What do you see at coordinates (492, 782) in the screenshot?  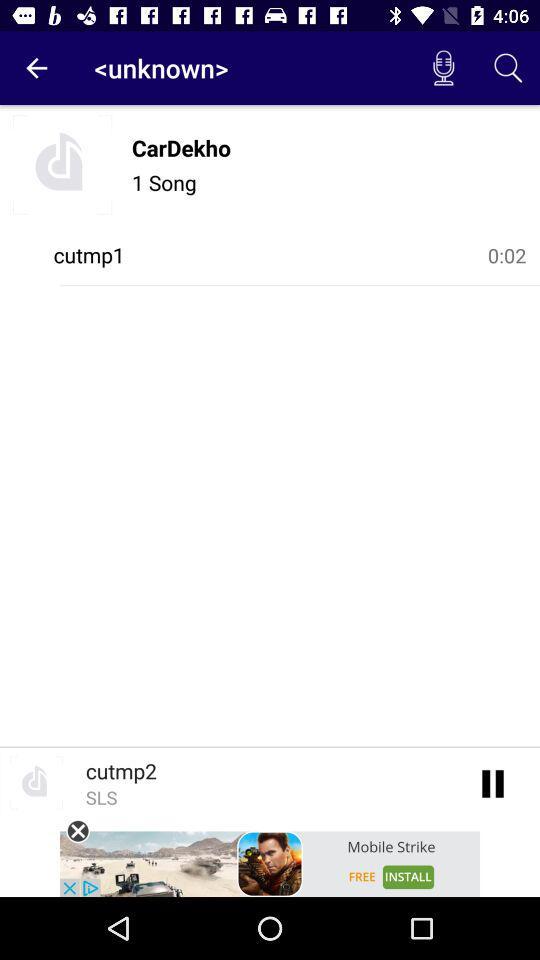 I see `the pause icon` at bounding box center [492, 782].